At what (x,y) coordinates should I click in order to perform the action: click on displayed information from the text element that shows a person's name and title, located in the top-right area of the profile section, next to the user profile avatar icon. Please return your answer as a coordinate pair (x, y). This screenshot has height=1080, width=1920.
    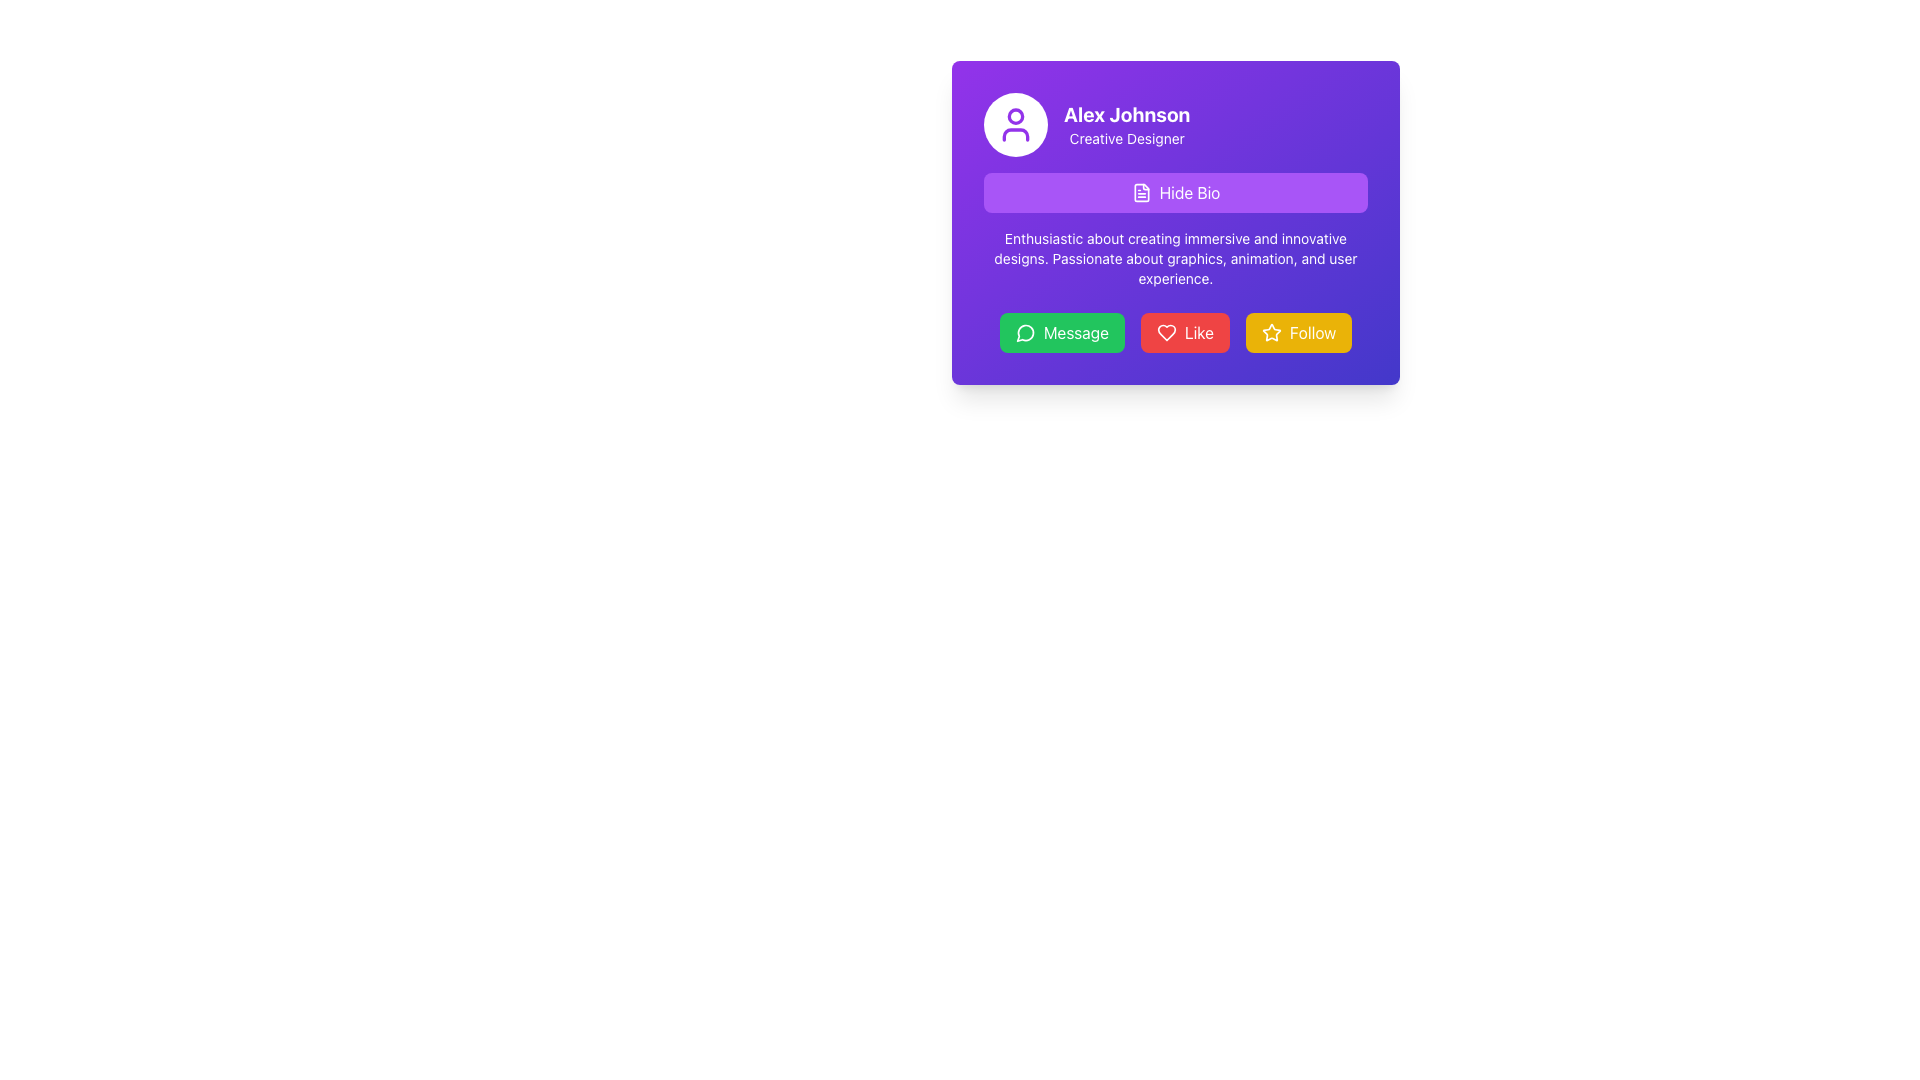
    Looking at the image, I should click on (1127, 124).